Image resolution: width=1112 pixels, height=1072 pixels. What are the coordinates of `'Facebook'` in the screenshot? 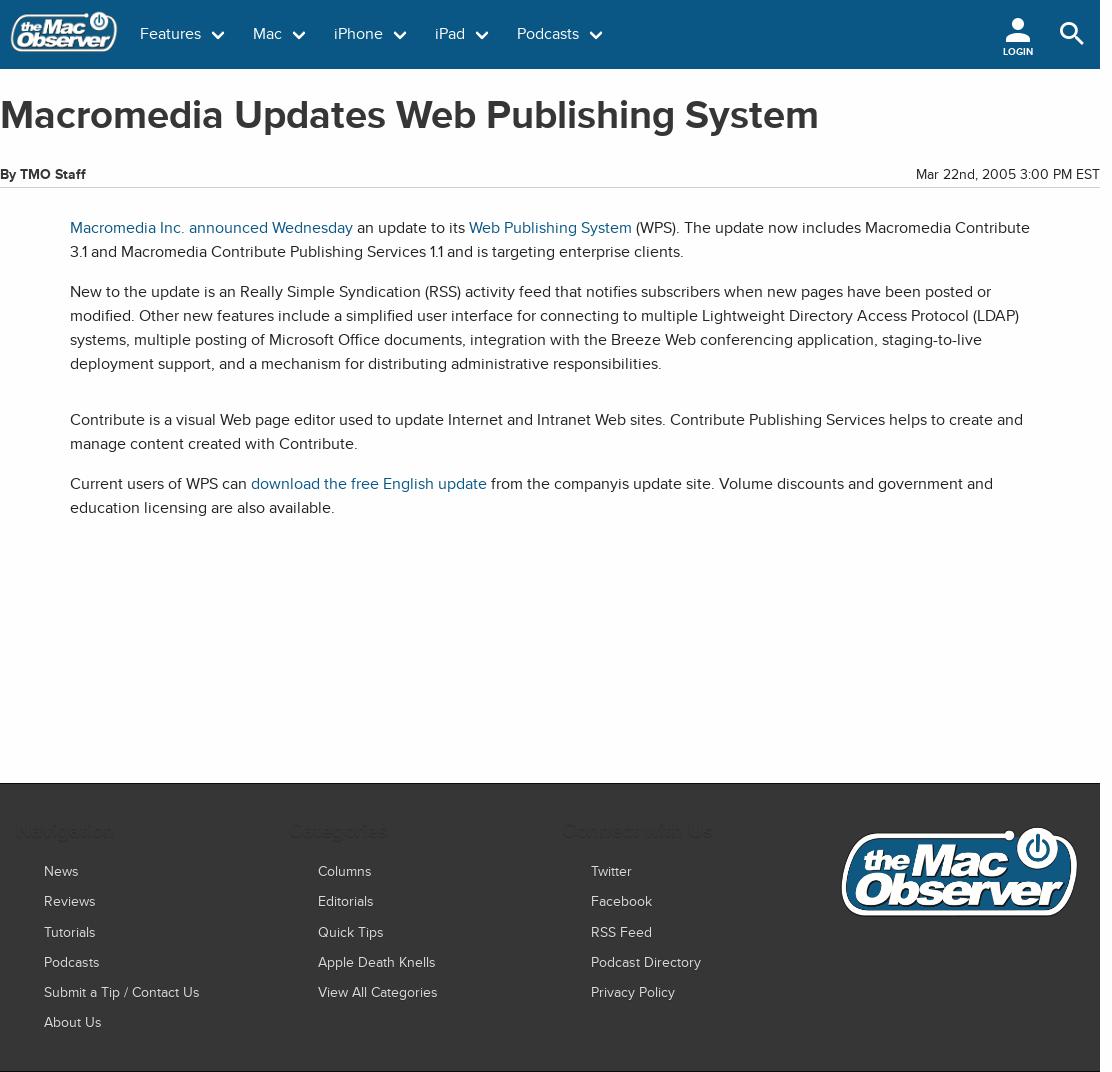 It's located at (590, 900).